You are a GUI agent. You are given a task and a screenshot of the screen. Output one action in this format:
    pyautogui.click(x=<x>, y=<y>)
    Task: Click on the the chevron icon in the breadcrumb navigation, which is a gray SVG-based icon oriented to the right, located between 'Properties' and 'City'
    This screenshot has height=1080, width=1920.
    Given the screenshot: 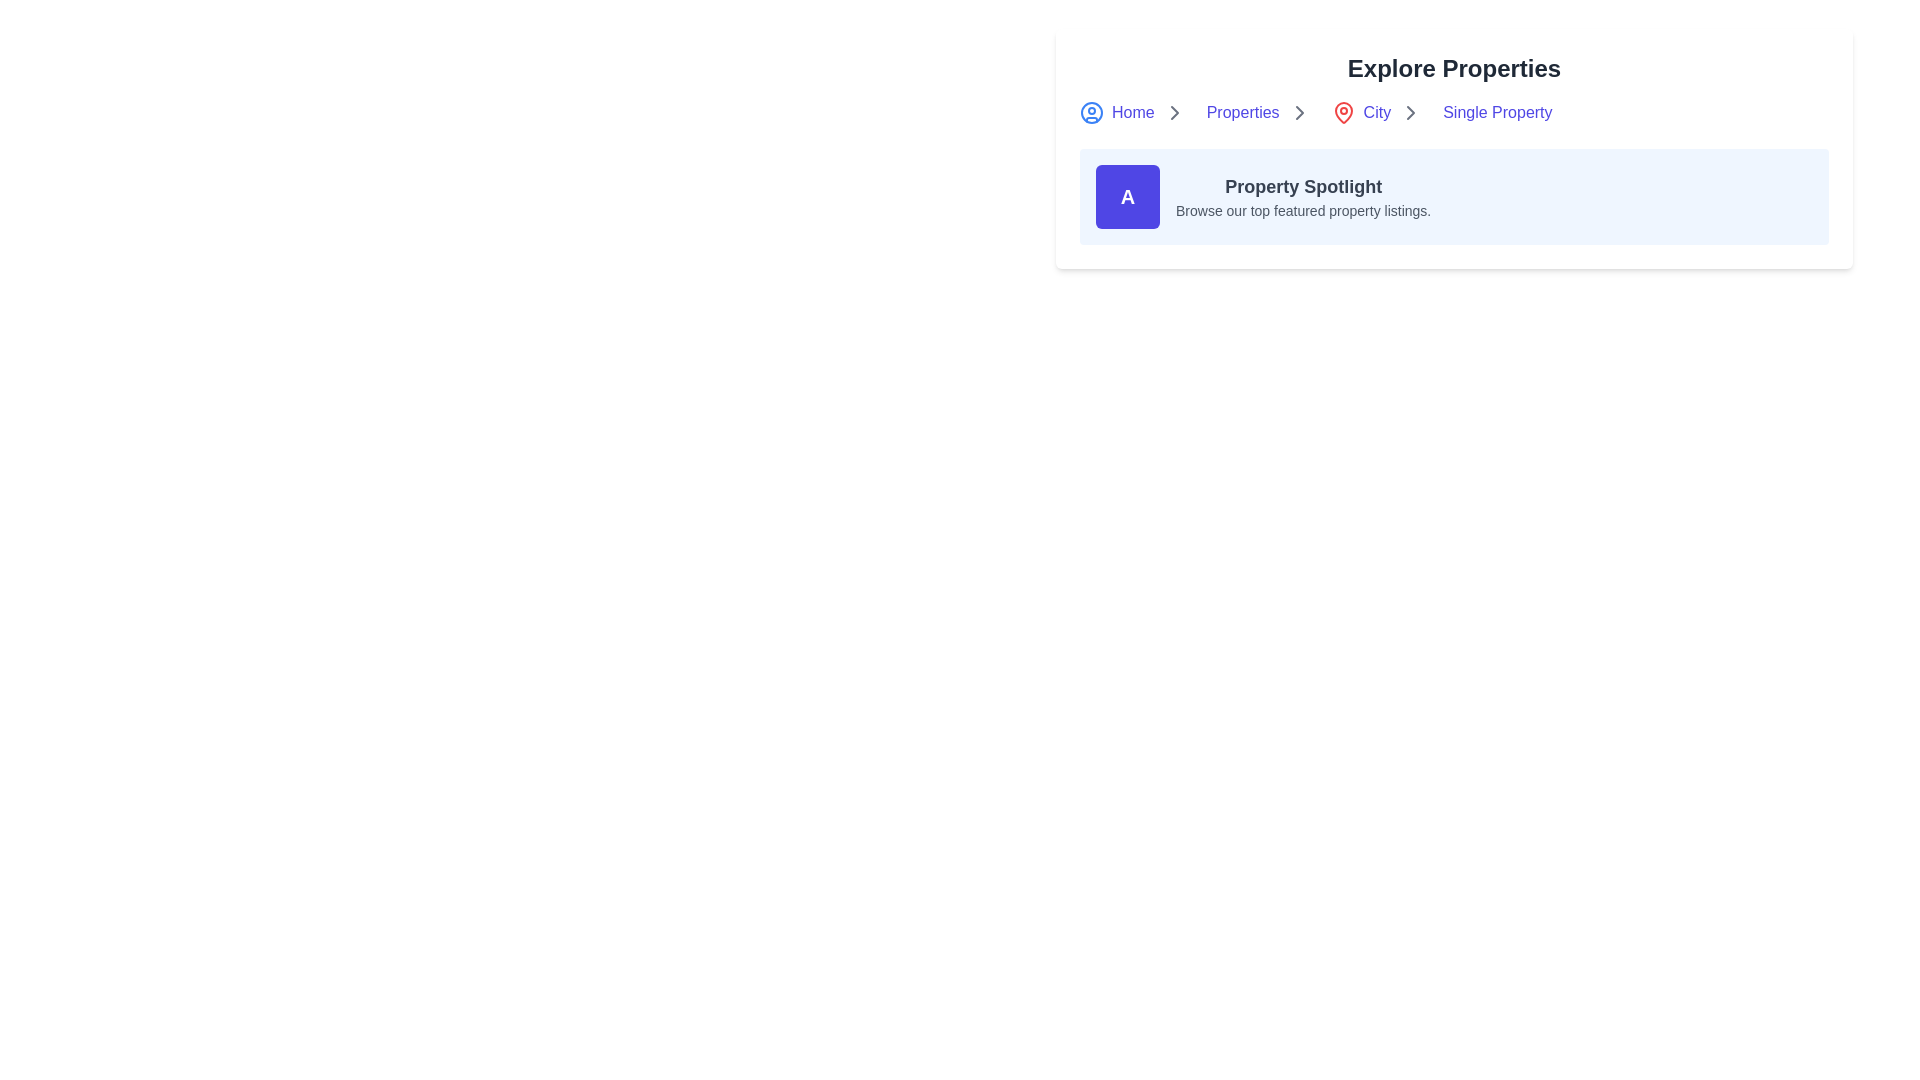 What is the action you would take?
    pyautogui.click(x=1410, y=112)
    